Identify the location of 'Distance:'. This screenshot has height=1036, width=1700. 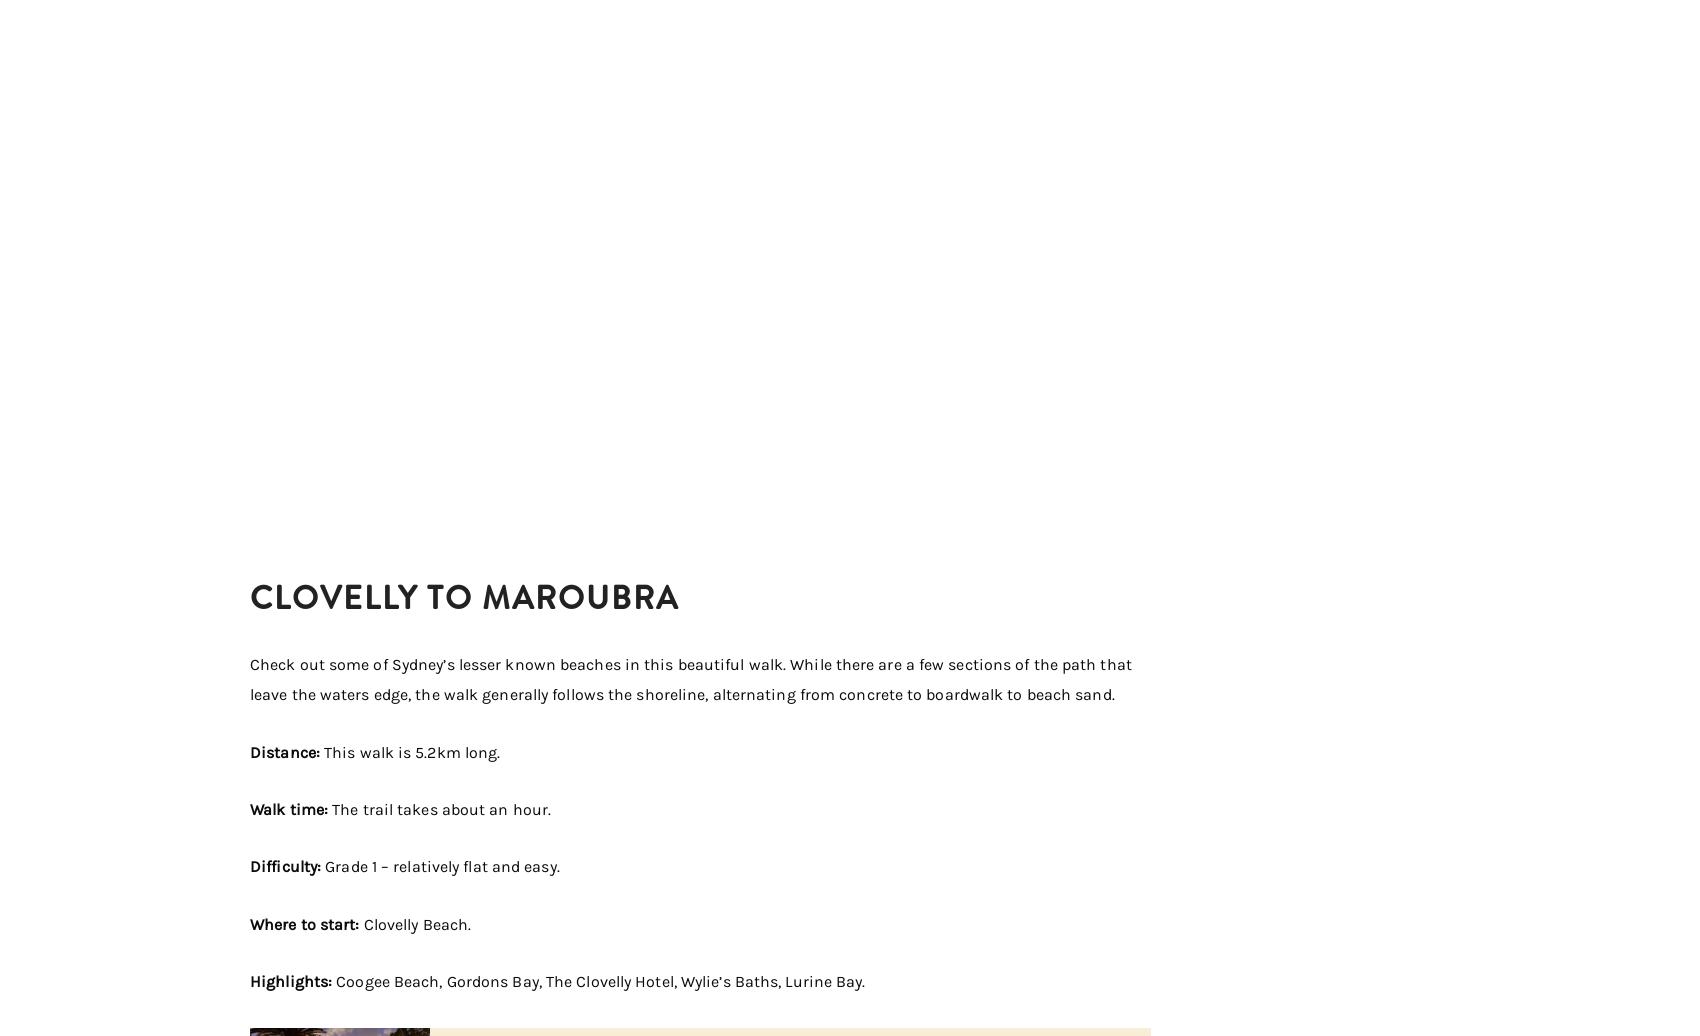
(250, 751).